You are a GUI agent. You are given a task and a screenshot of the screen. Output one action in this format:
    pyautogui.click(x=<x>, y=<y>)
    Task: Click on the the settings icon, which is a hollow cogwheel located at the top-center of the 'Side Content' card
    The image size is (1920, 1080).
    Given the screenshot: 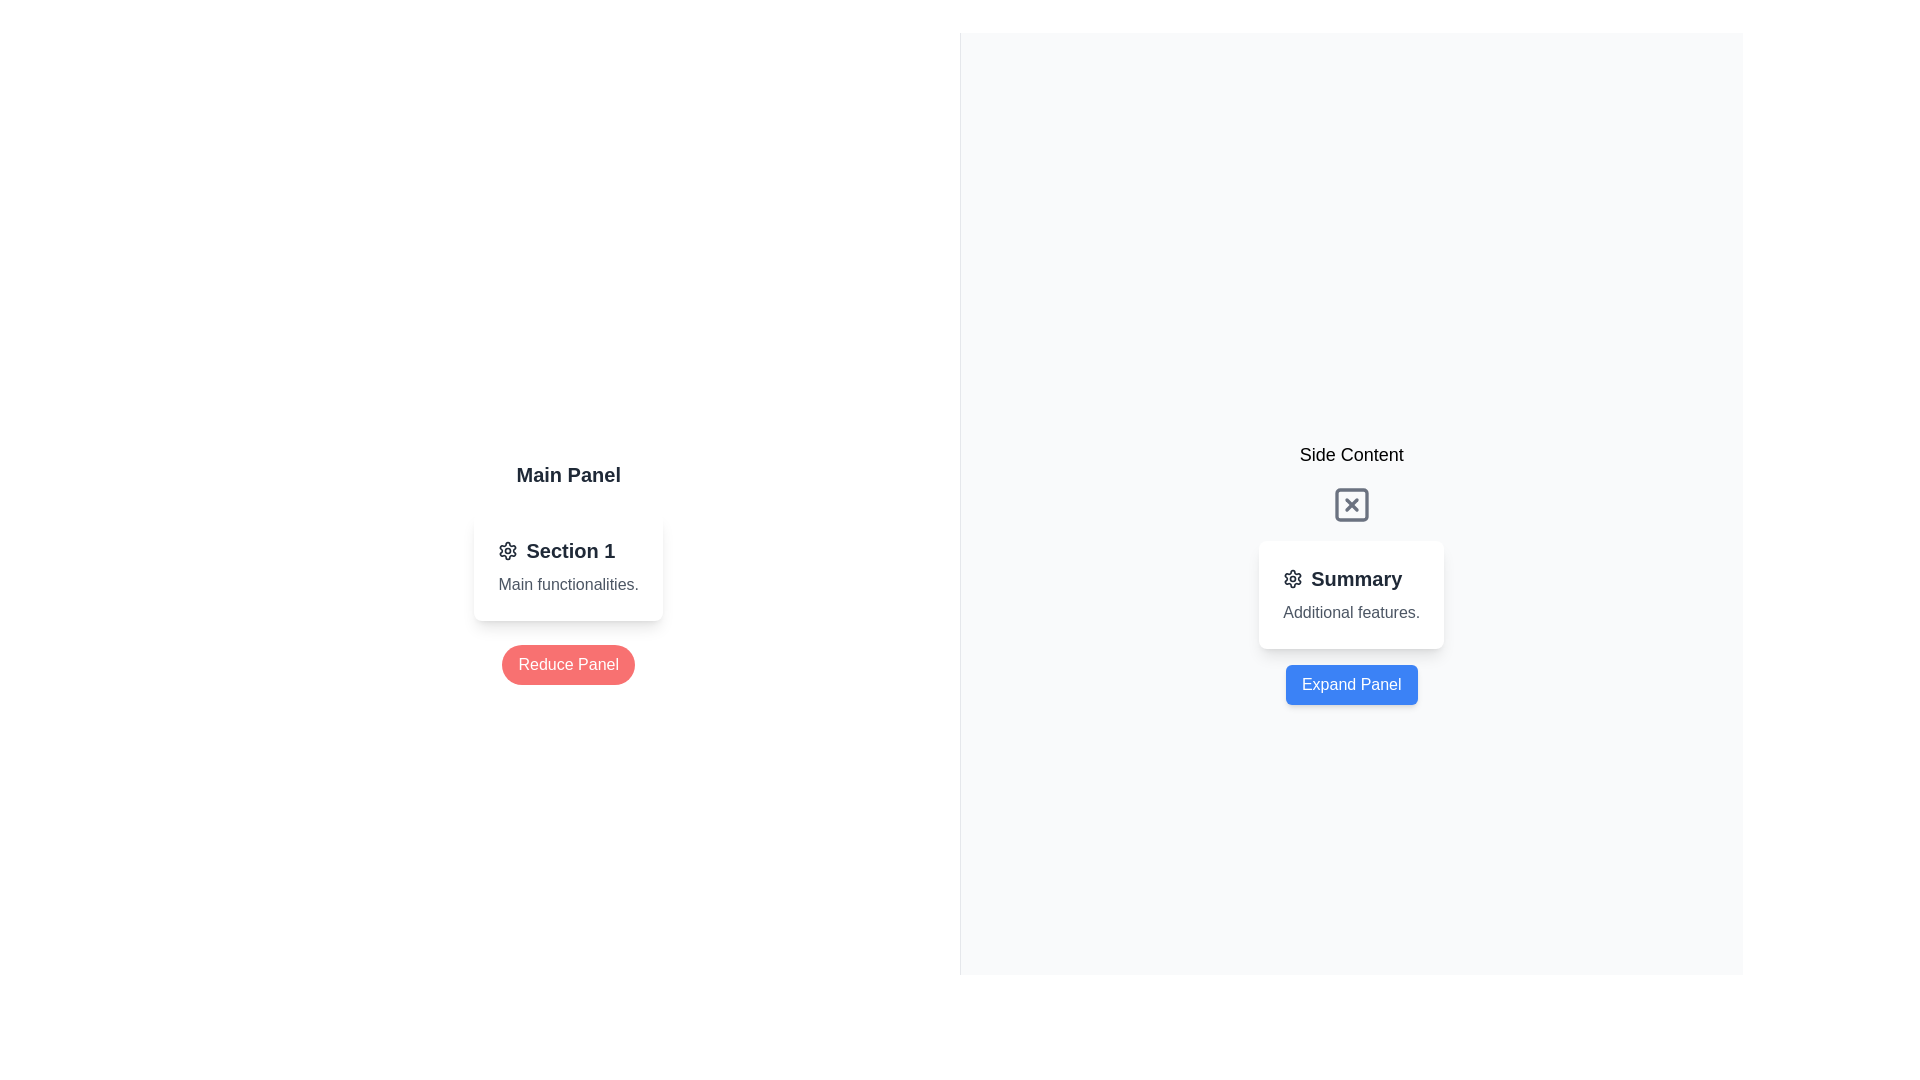 What is the action you would take?
    pyautogui.click(x=508, y=551)
    